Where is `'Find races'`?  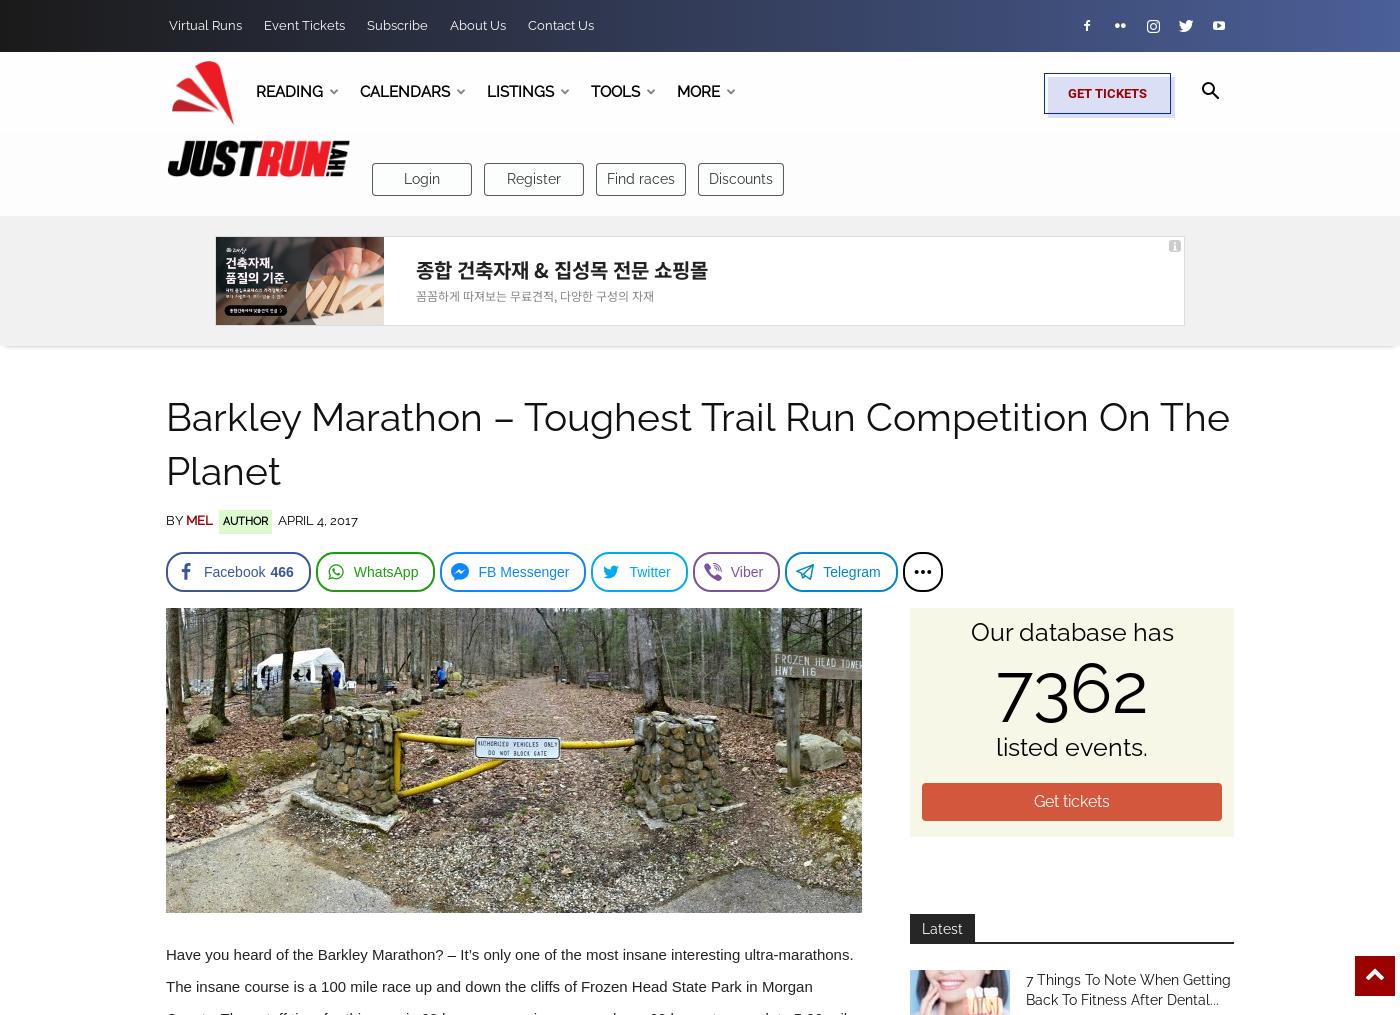
'Find races' is located at coordinates (641, 178).